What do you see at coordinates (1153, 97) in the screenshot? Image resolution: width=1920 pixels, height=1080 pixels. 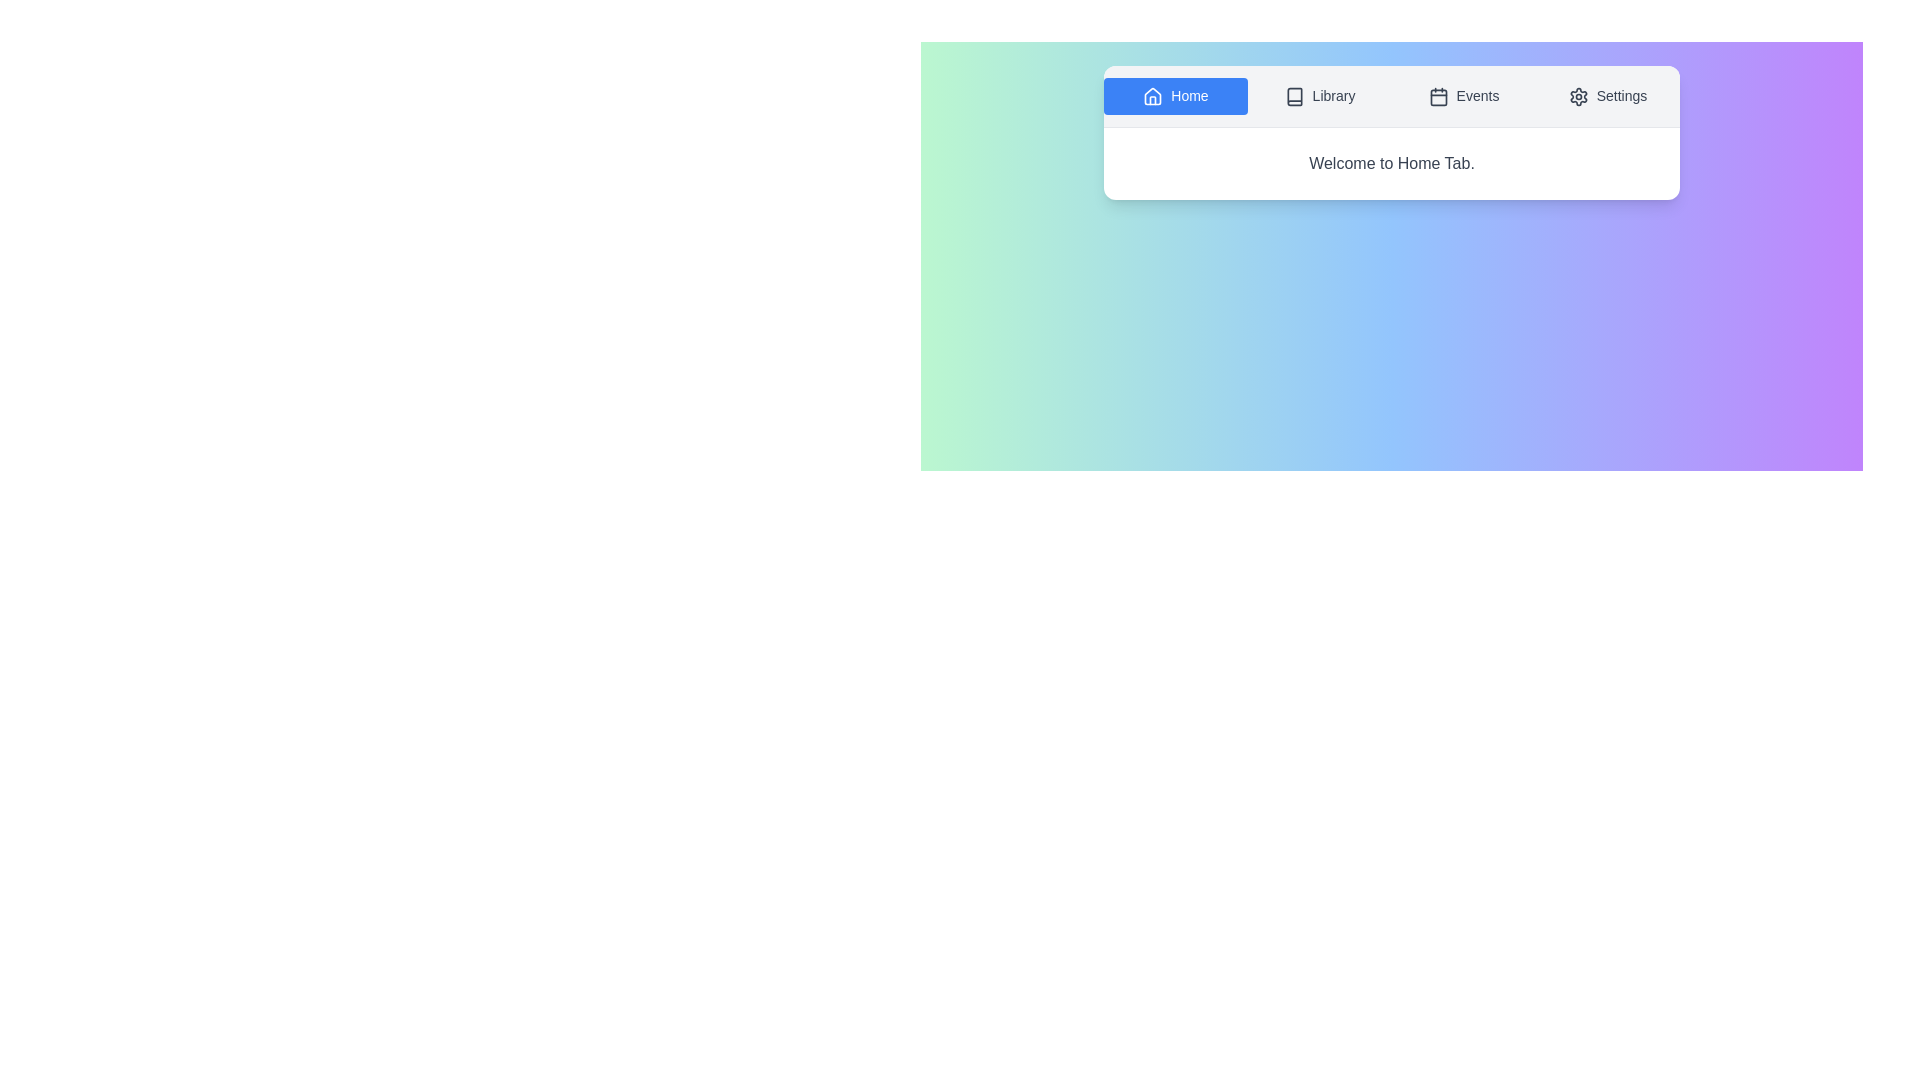 I see `the 'Home' icon in the navigation bar, which serves as a visual identifier for the home action and is located to the left of the text 'Home'` at bounding box center [1153, 97].